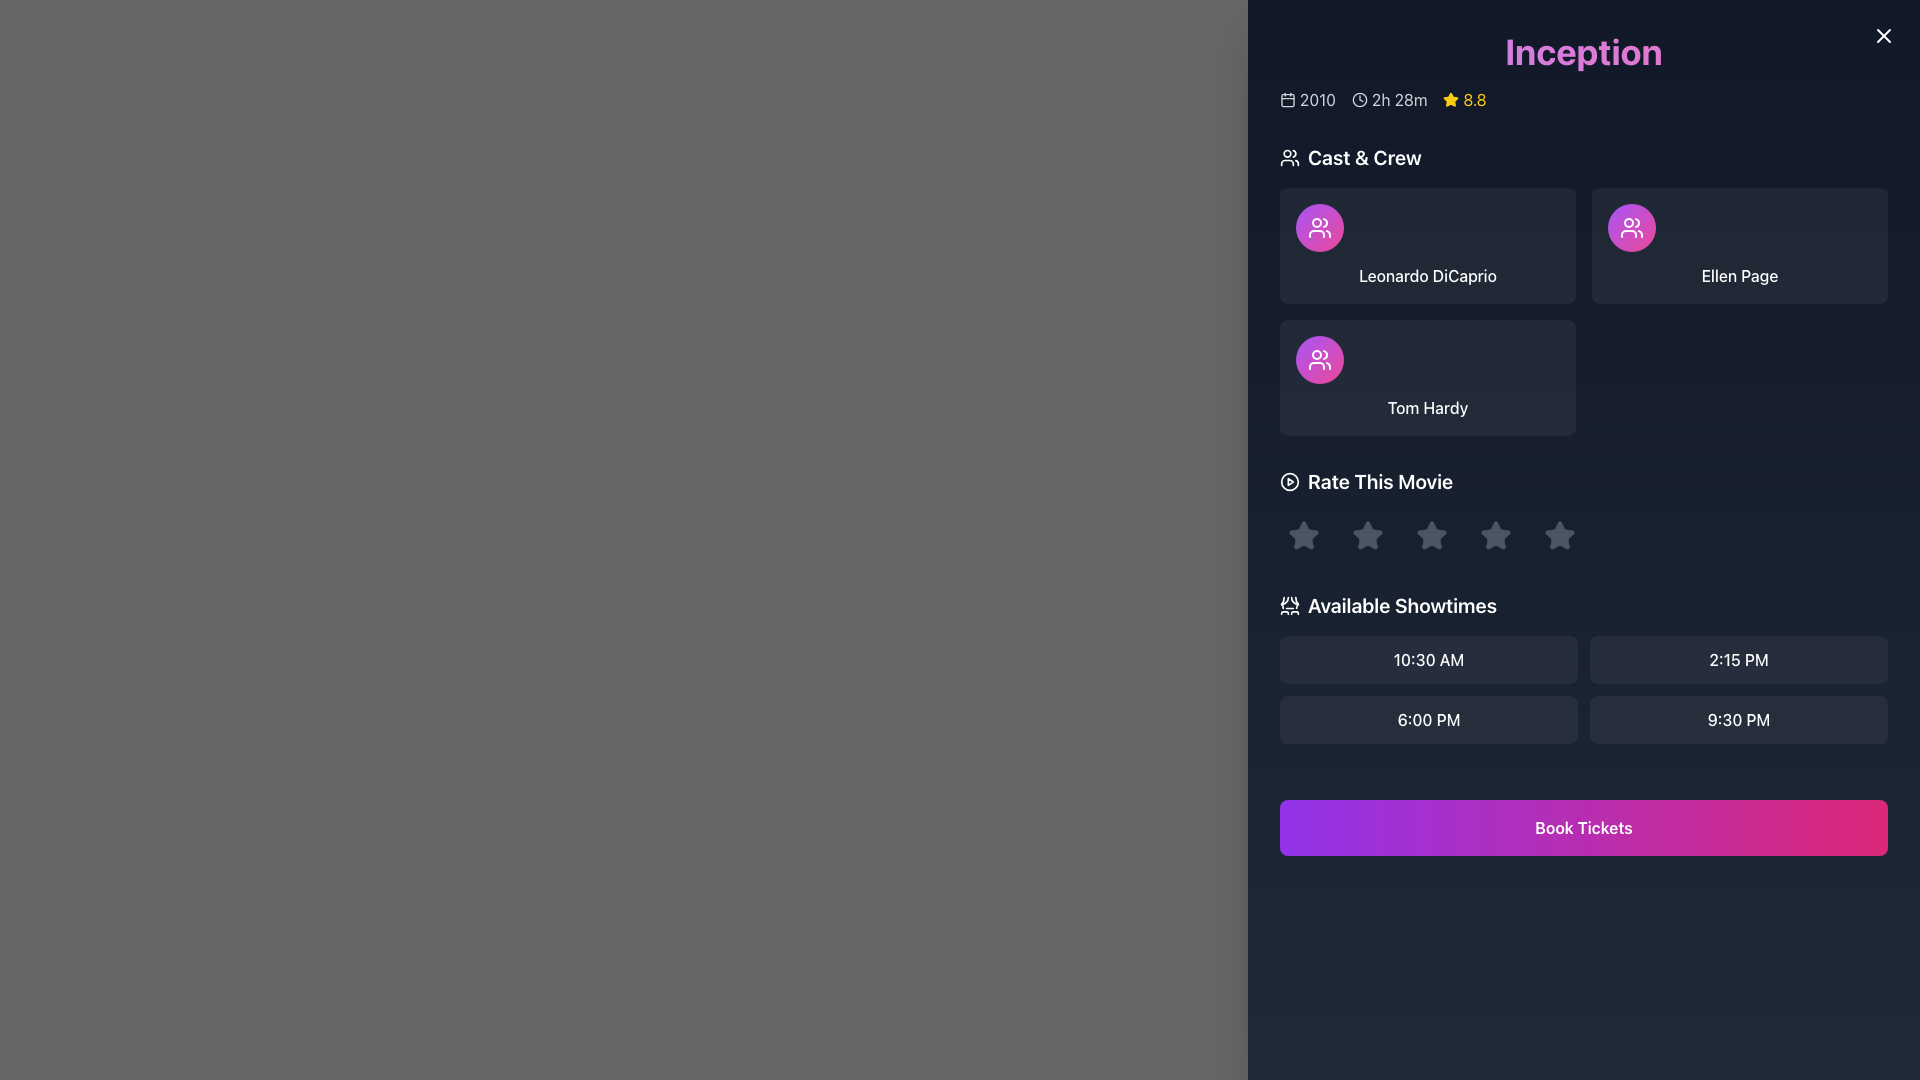 Image resolution: width=1920 pixels, height=1080 pixels. I want to click on the second star icon in the 'Rate This Movie' section to trigger the interactive effect, so click(1430, 534).